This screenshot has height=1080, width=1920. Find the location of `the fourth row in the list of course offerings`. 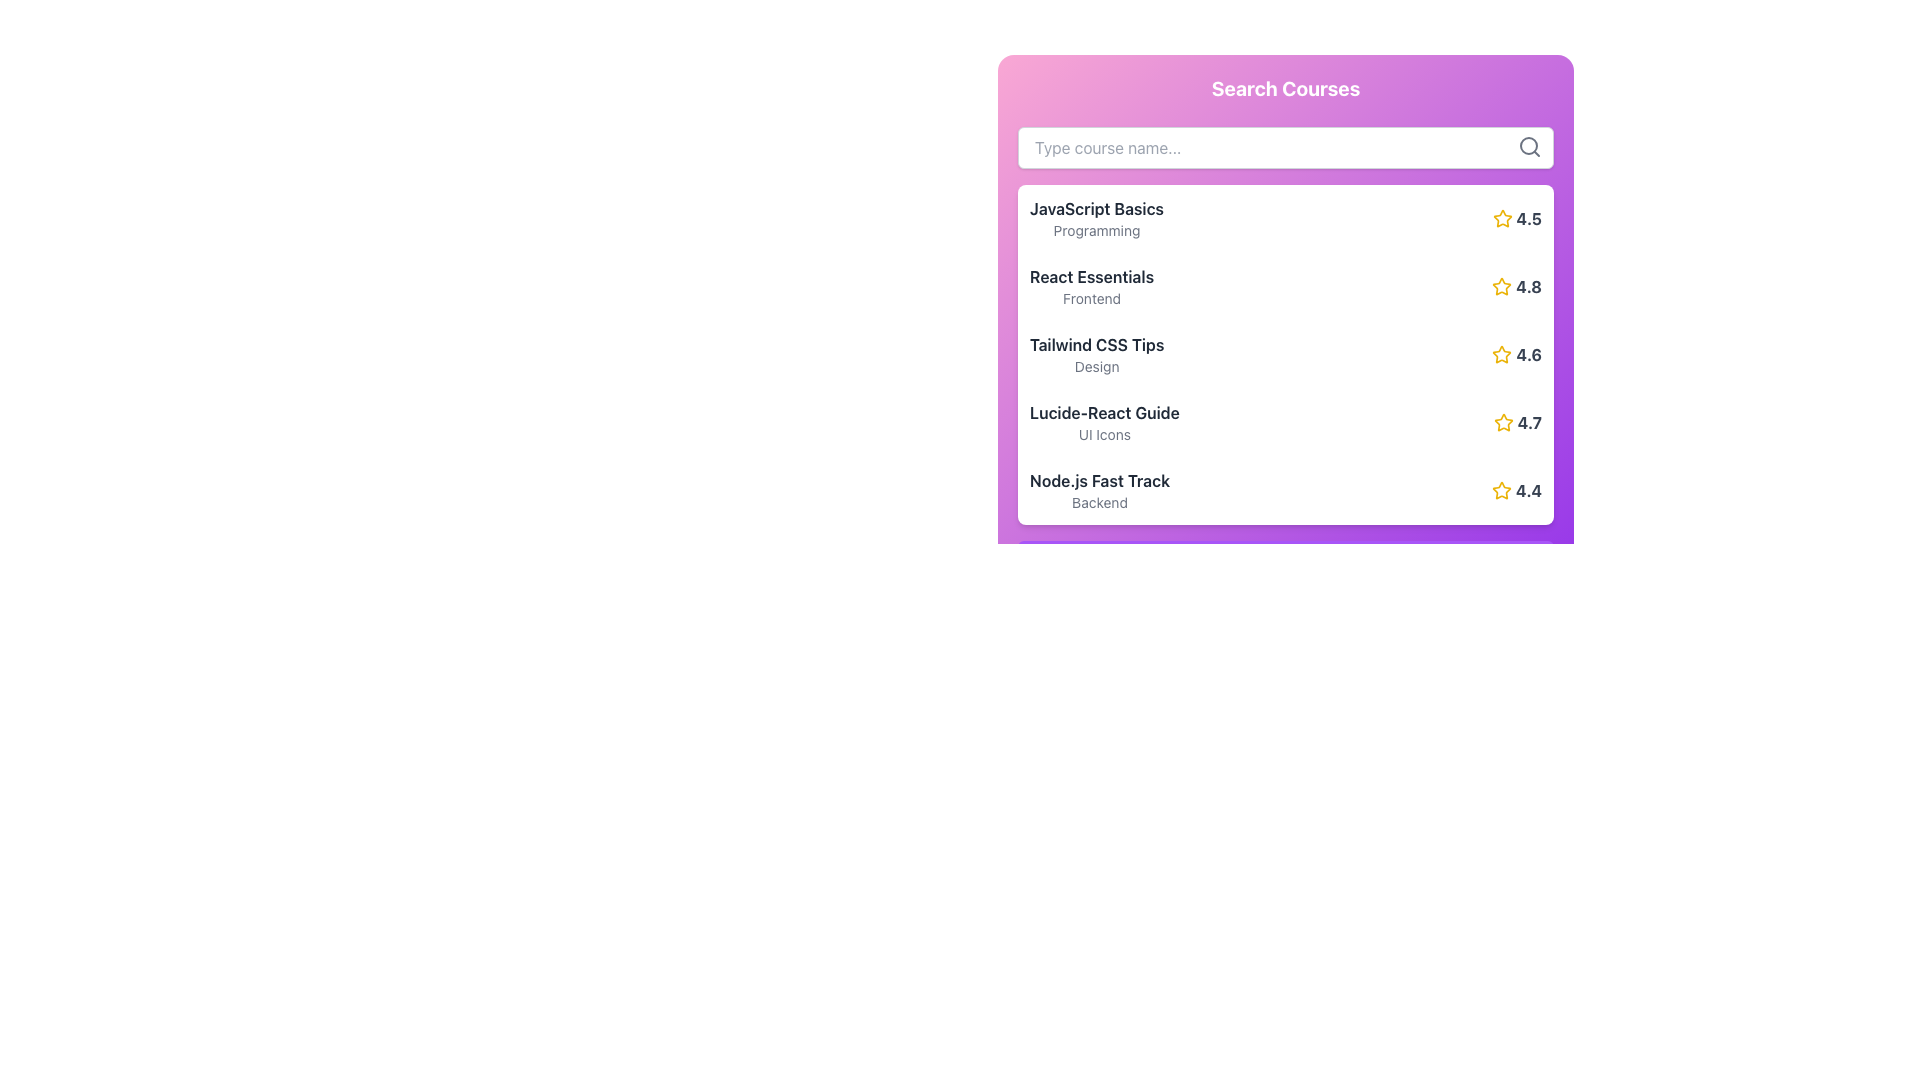

the fourth row in the list of course offerings is located at coordinates (1286, 422).